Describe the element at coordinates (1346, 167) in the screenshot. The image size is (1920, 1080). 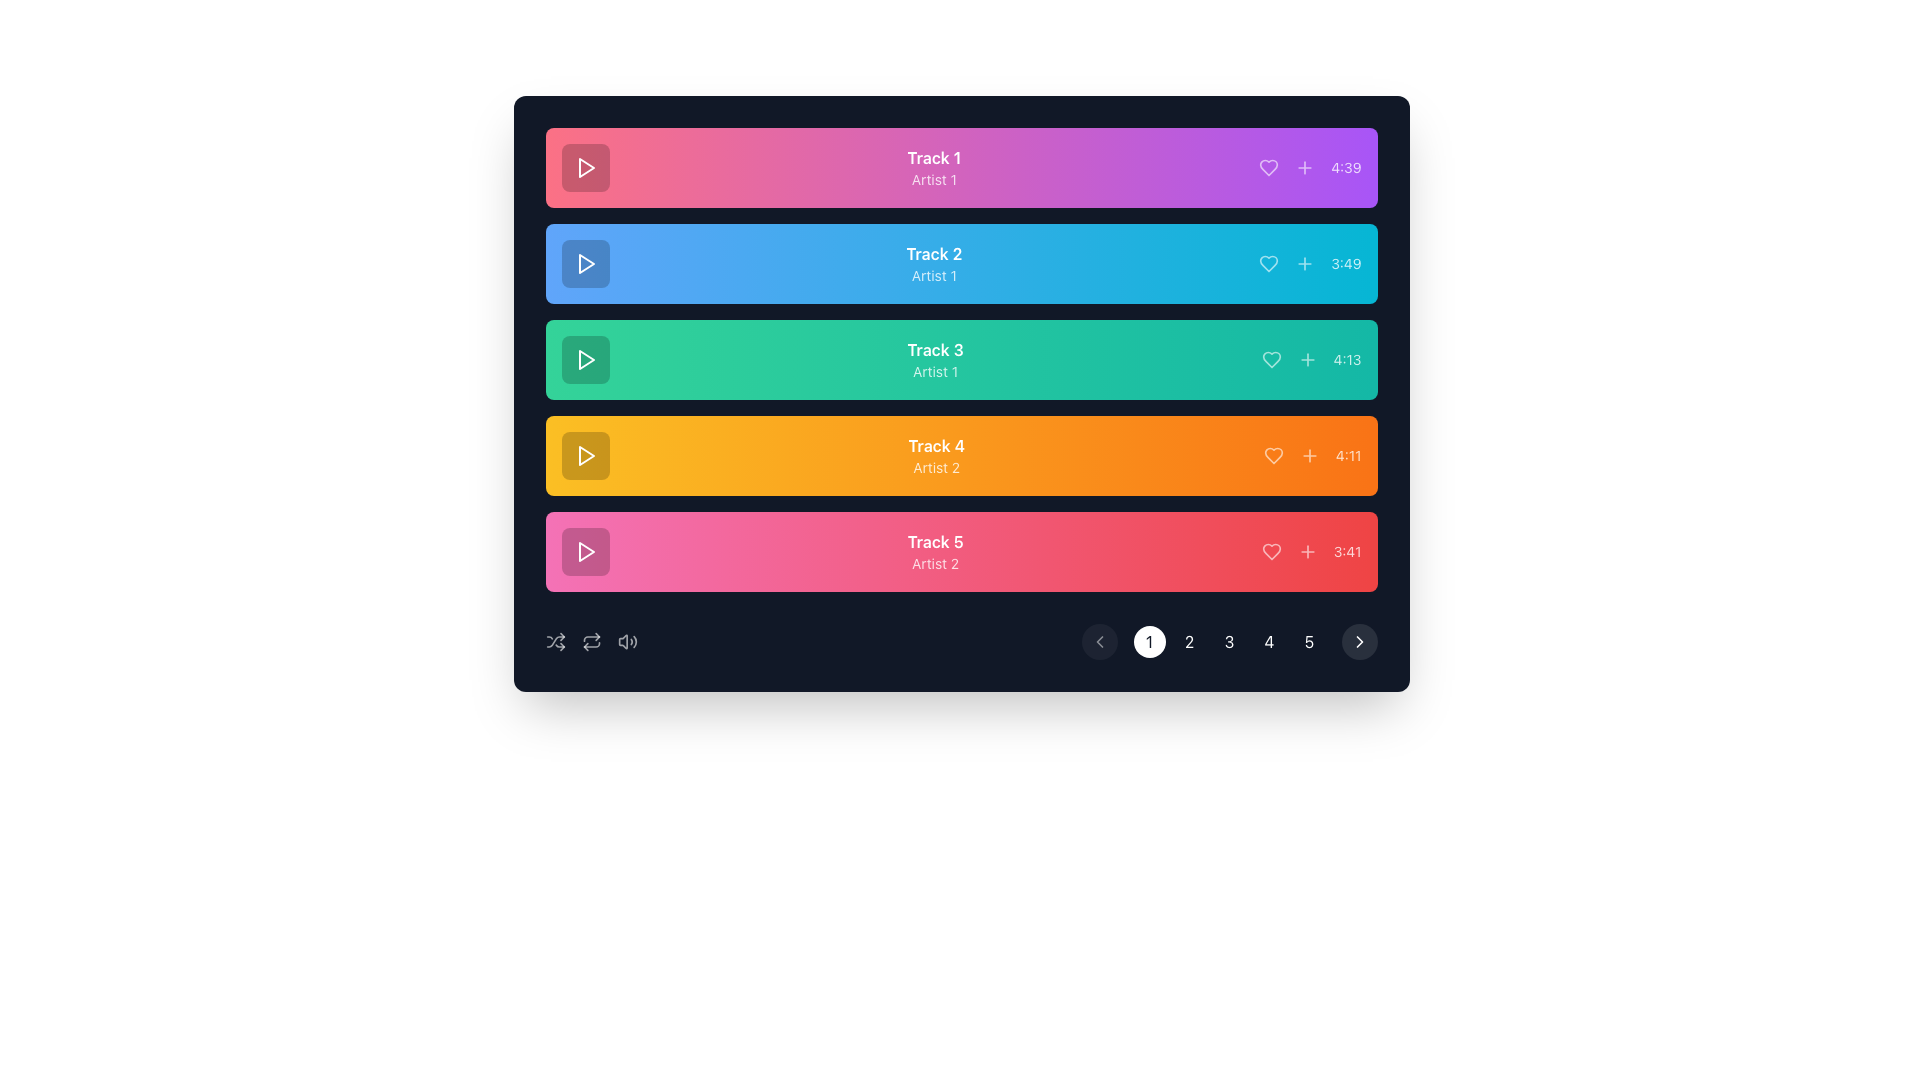
I see `the text label displaying '4:39', which is located at the top-right corner of the first track row, following a heart icon and a plus sign icon` at that location.